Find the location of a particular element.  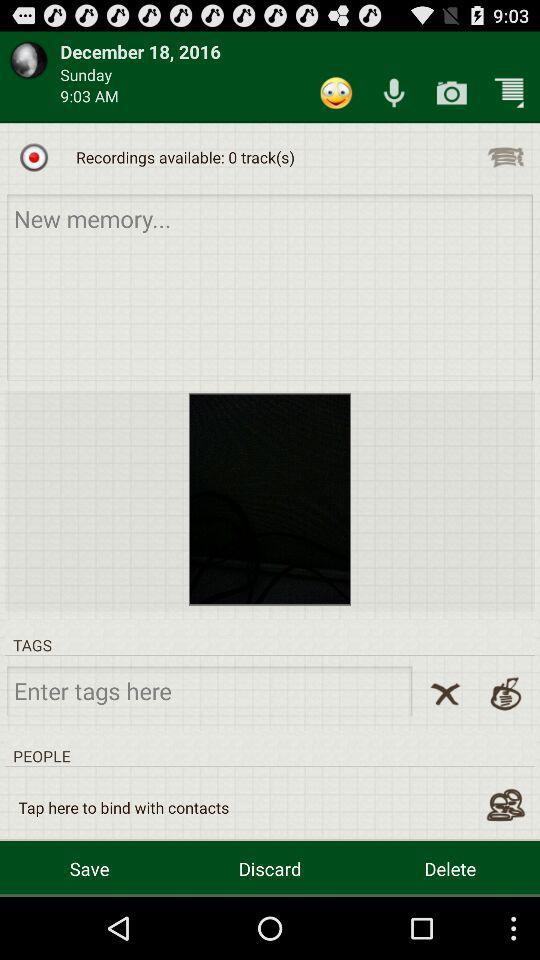

icon below tags icon is located at coordinates (445, 694).